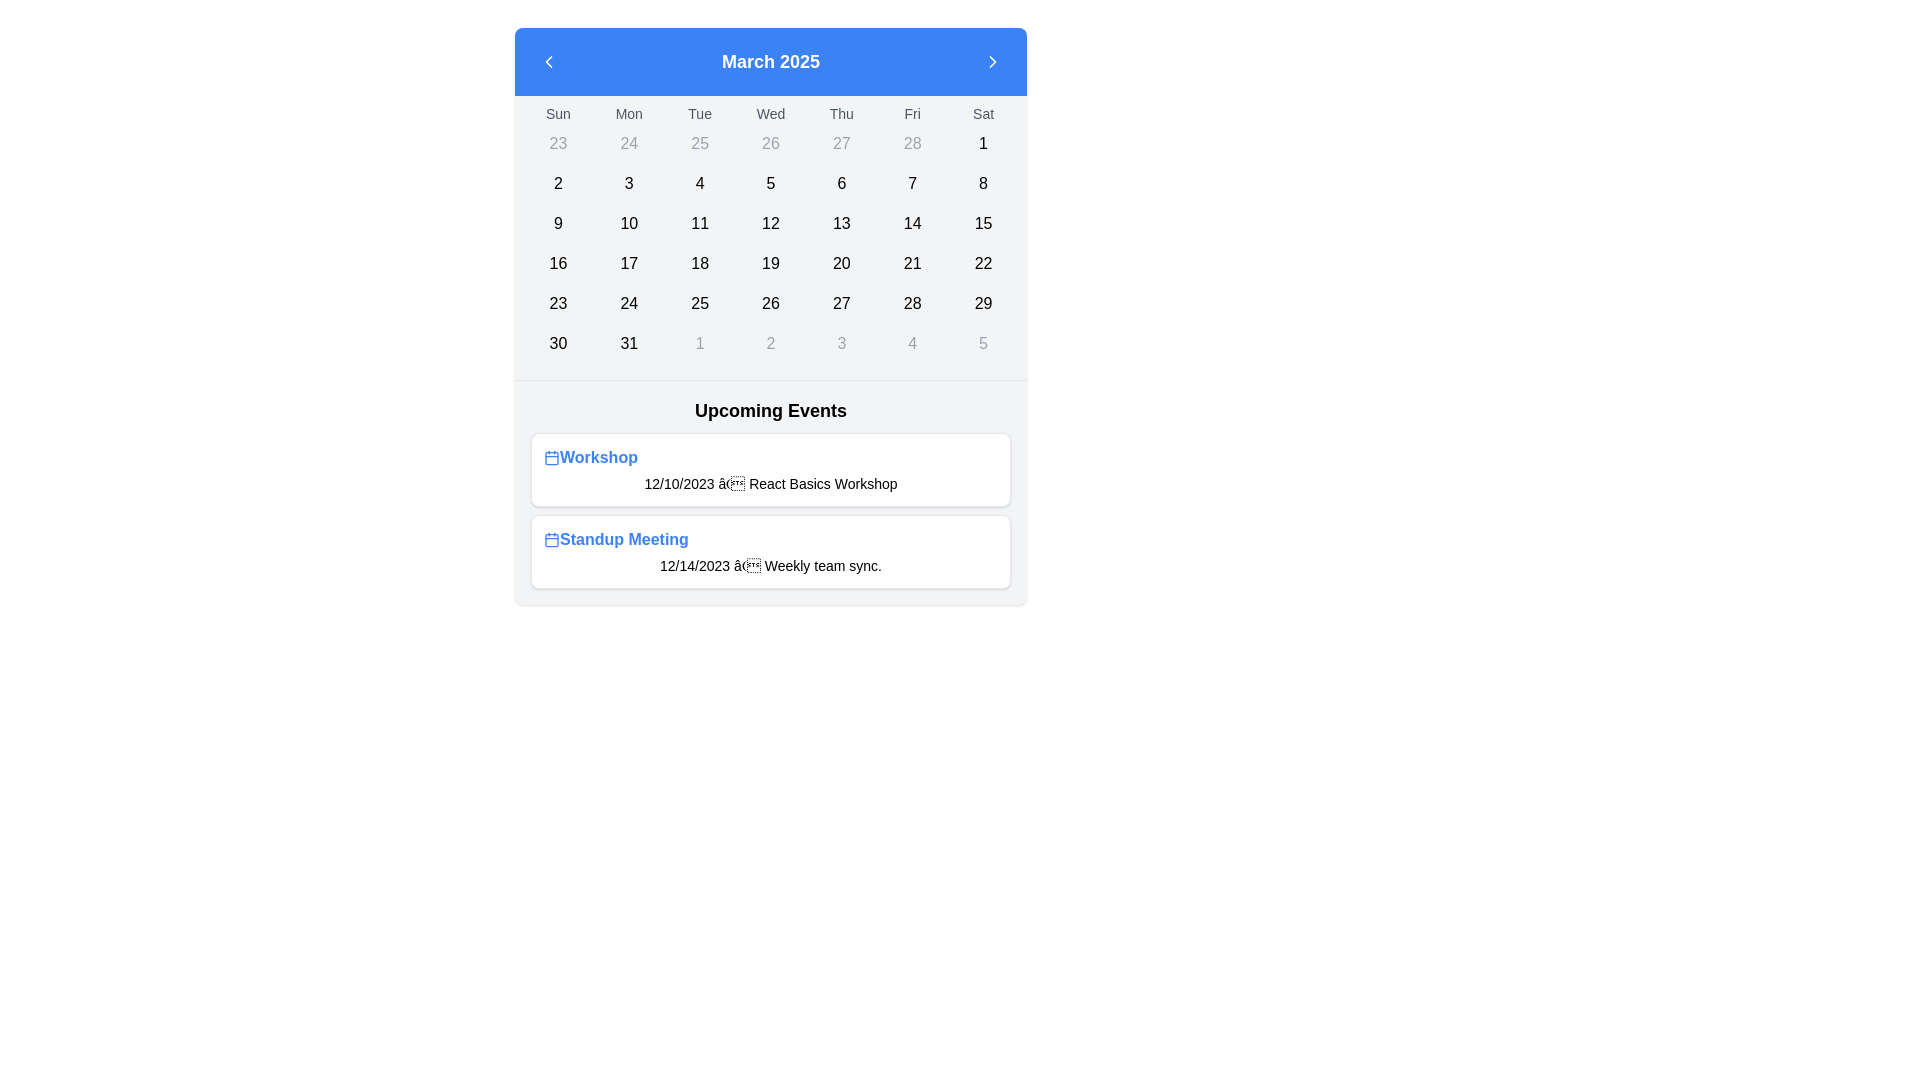 This screenshot has width=1920, height=1080. What do you see at coordinates (770, 142) in the screenshot?
I see `the calendar day cell representing the date '26' in the fourth column of the second row under 'Wed'` at bounding box center [770, 142].